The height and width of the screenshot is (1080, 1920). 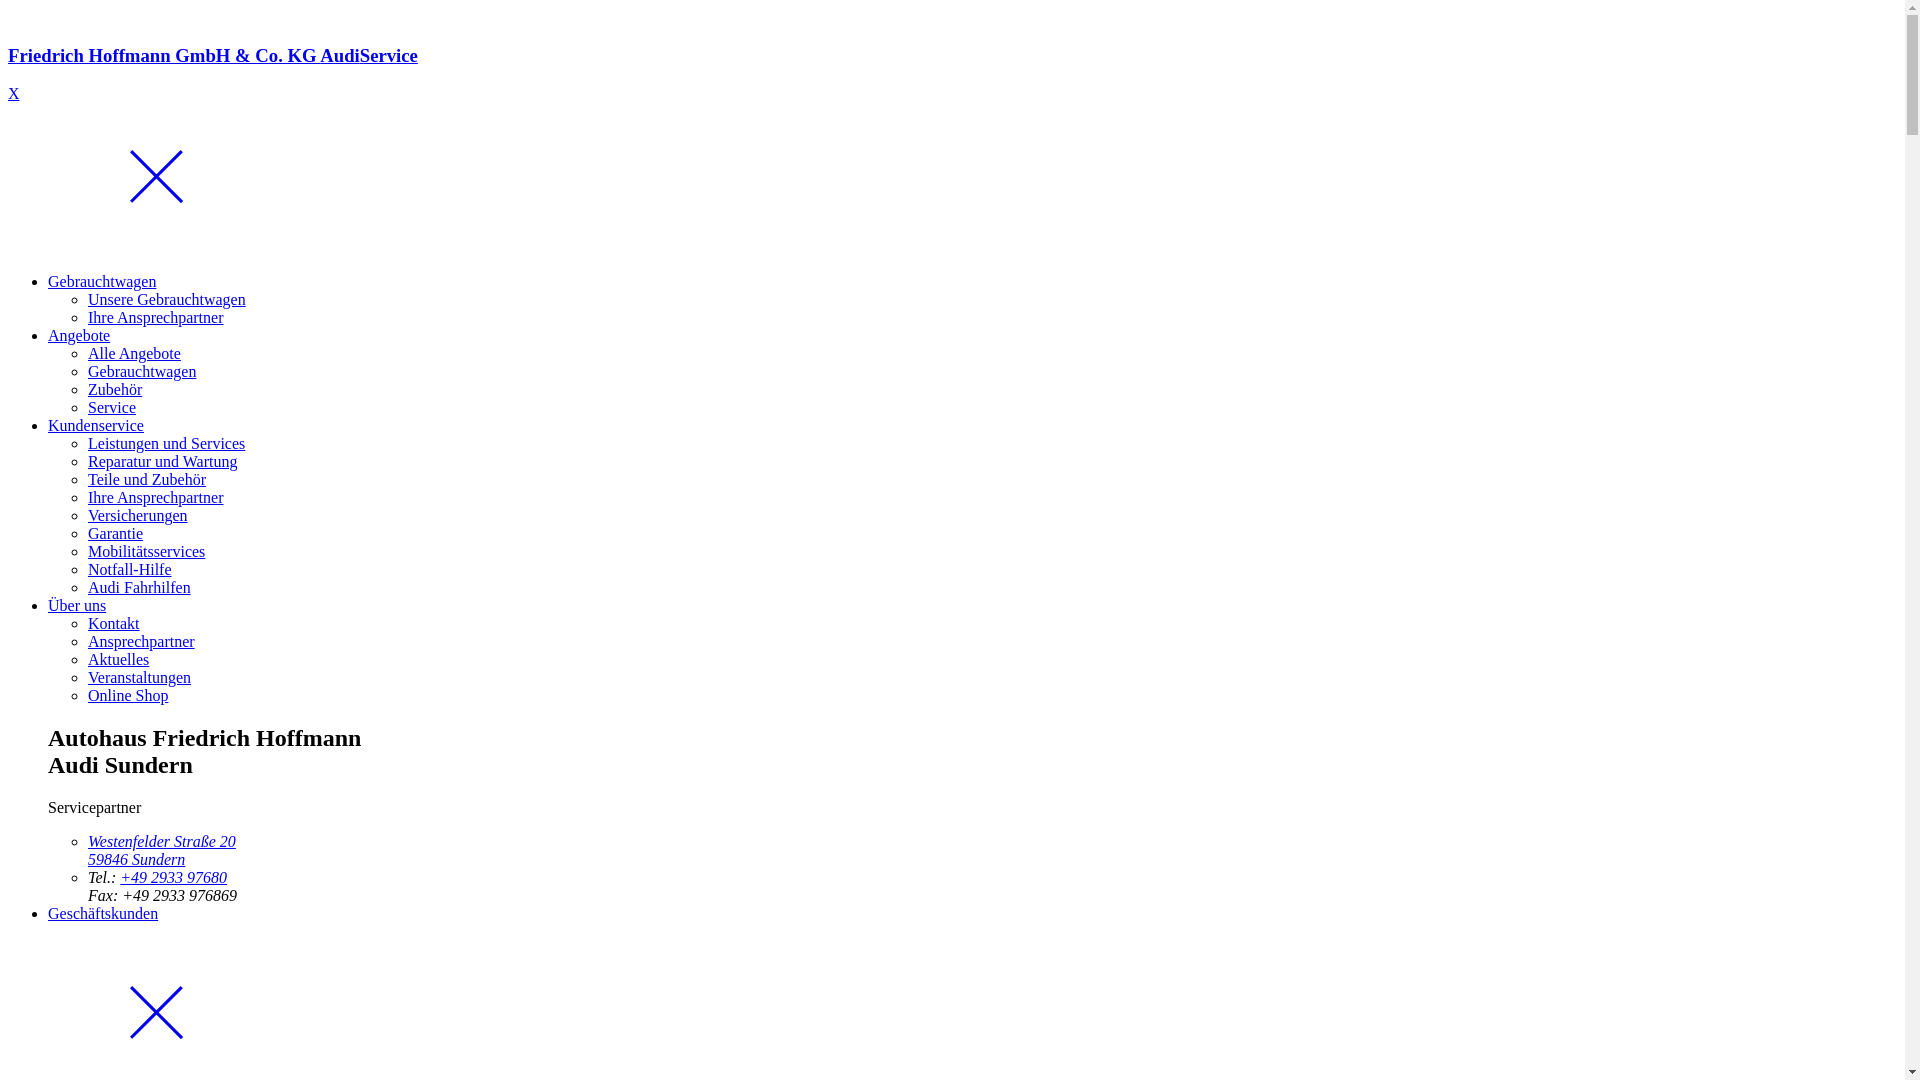 I want to click on '+49 2933 97680', so click(x=173, y=876).